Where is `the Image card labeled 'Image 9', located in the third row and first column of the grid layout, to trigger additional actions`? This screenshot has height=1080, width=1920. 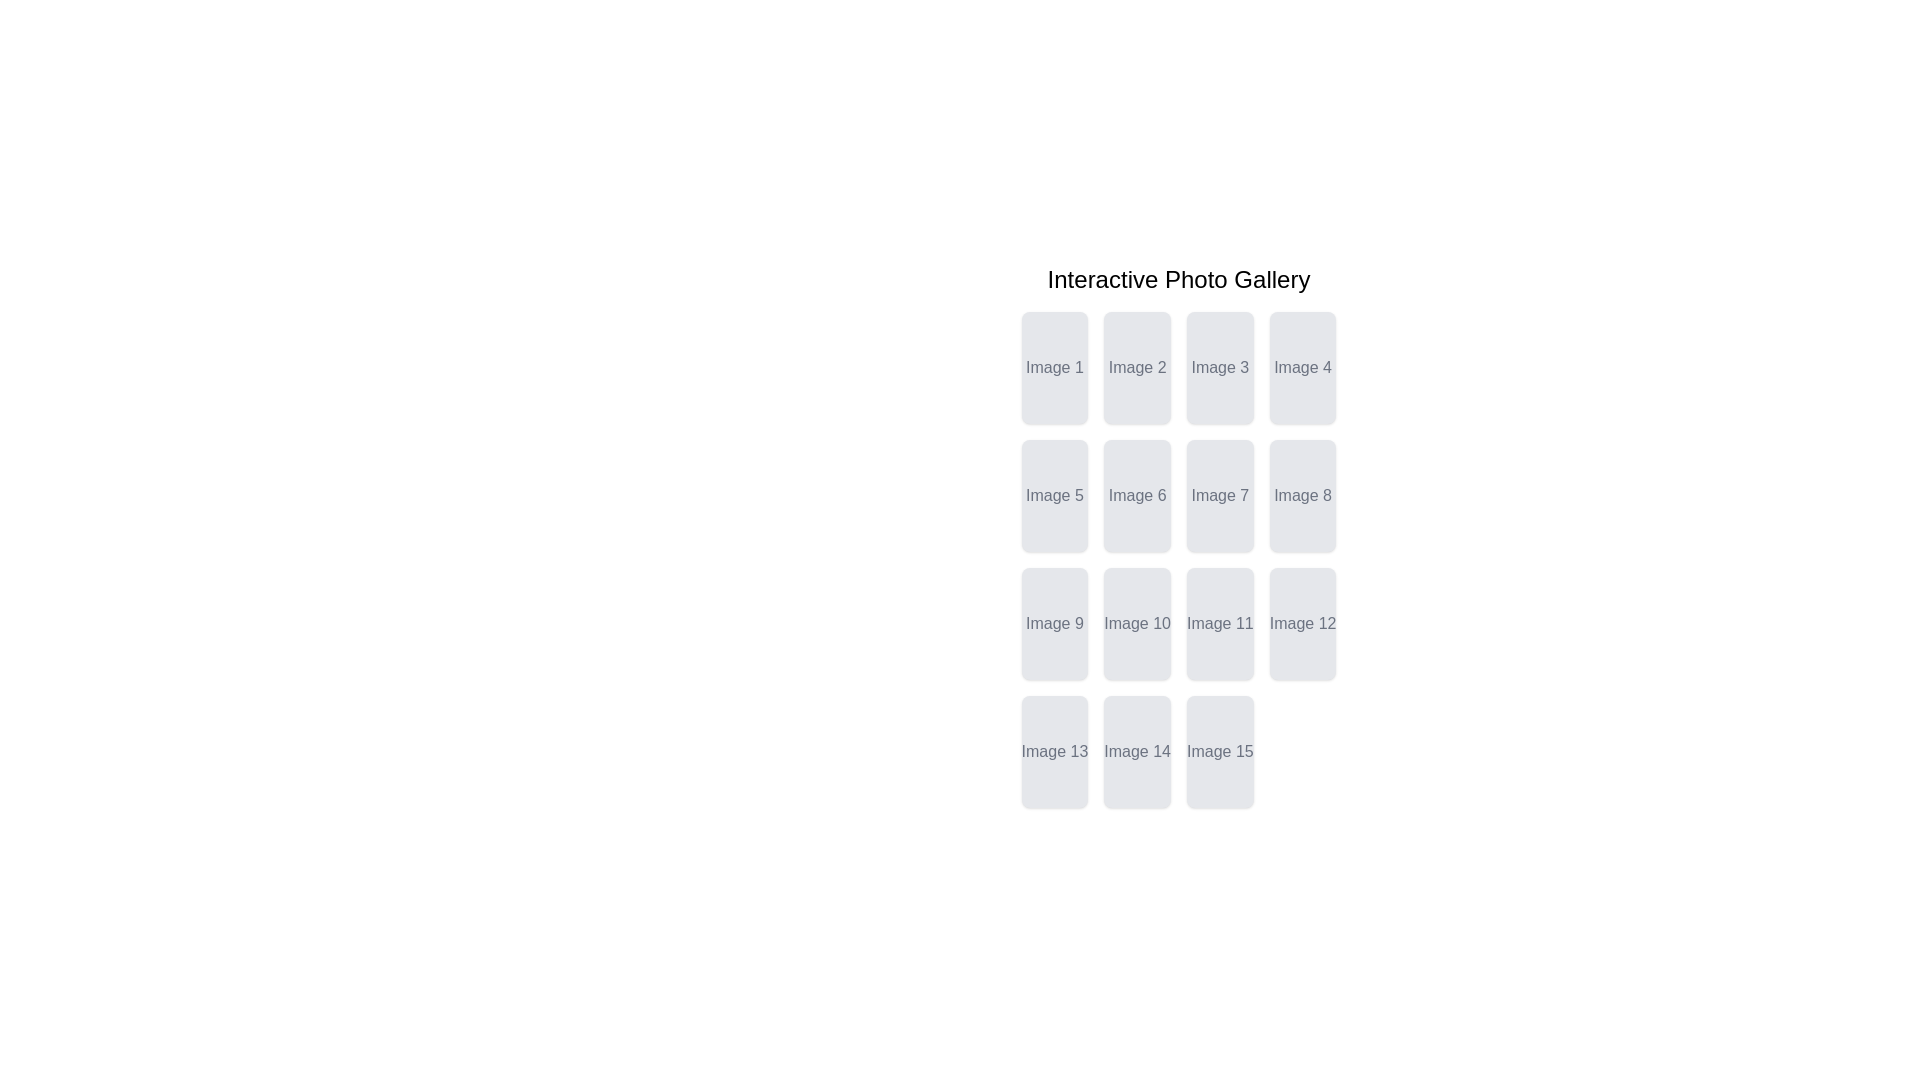
the Image card labeled 'Image 9', located in the third row and first column of the grid layout, to trigger additional actions is located at coordinates (1053, 623).